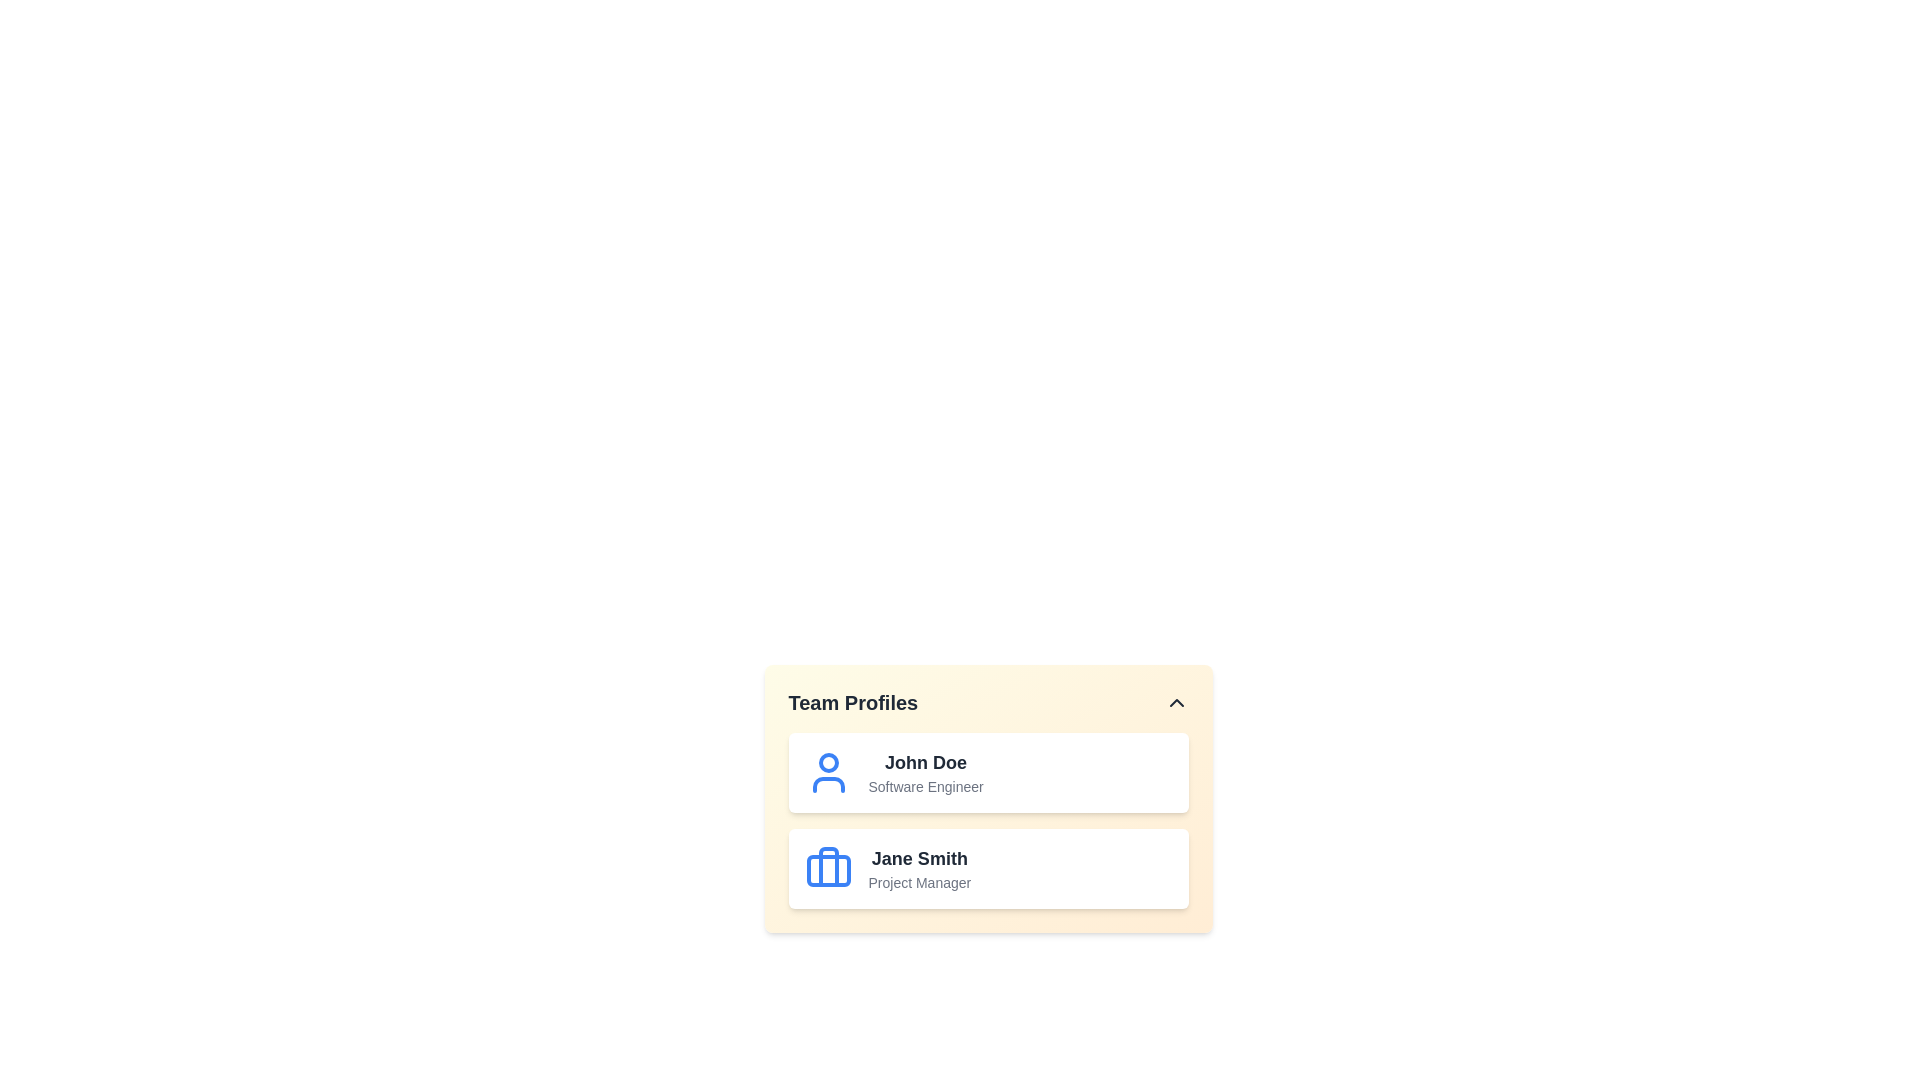  What do you see at coordinates (988, 821) in the screenshot?
I see `the second profile display card within the 'Team Profiles' section` at bounding box center [988, 821].